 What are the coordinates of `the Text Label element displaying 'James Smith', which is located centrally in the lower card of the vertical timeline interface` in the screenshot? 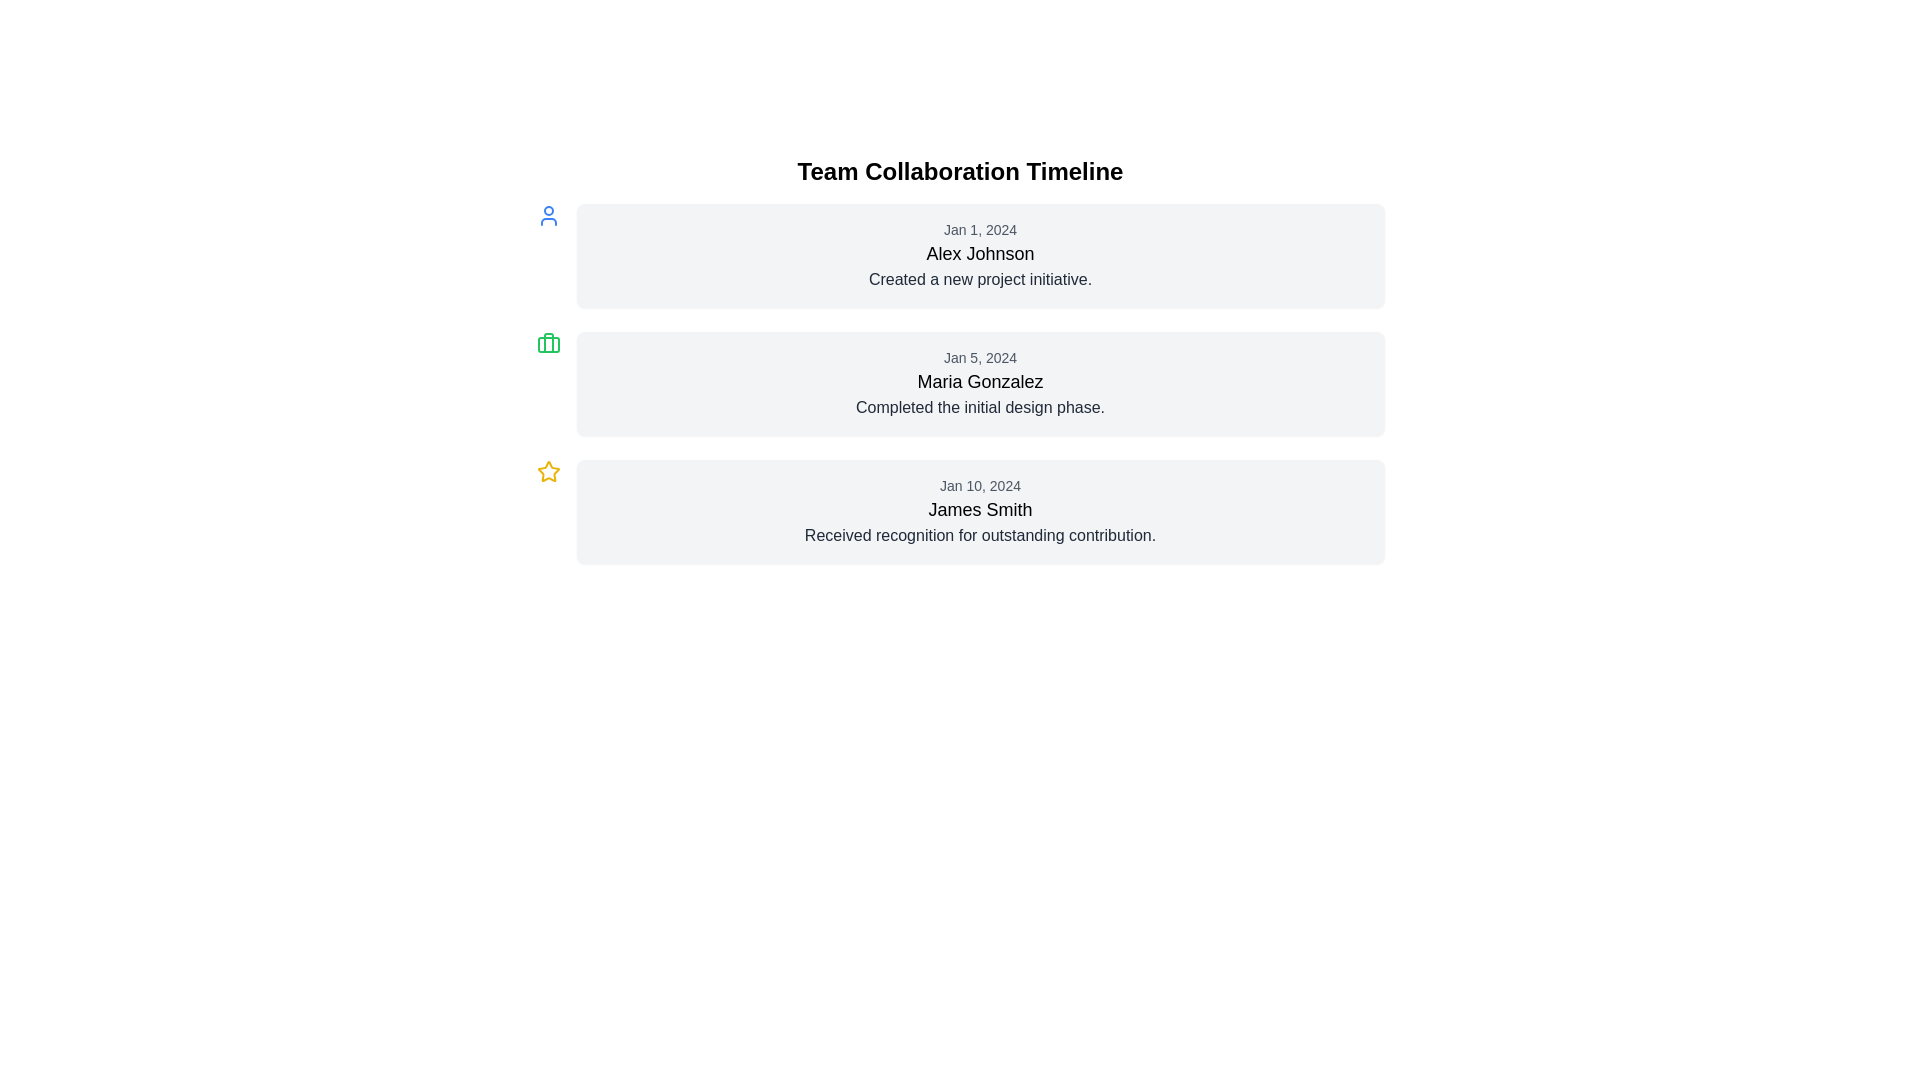 It's located at (980, 508).